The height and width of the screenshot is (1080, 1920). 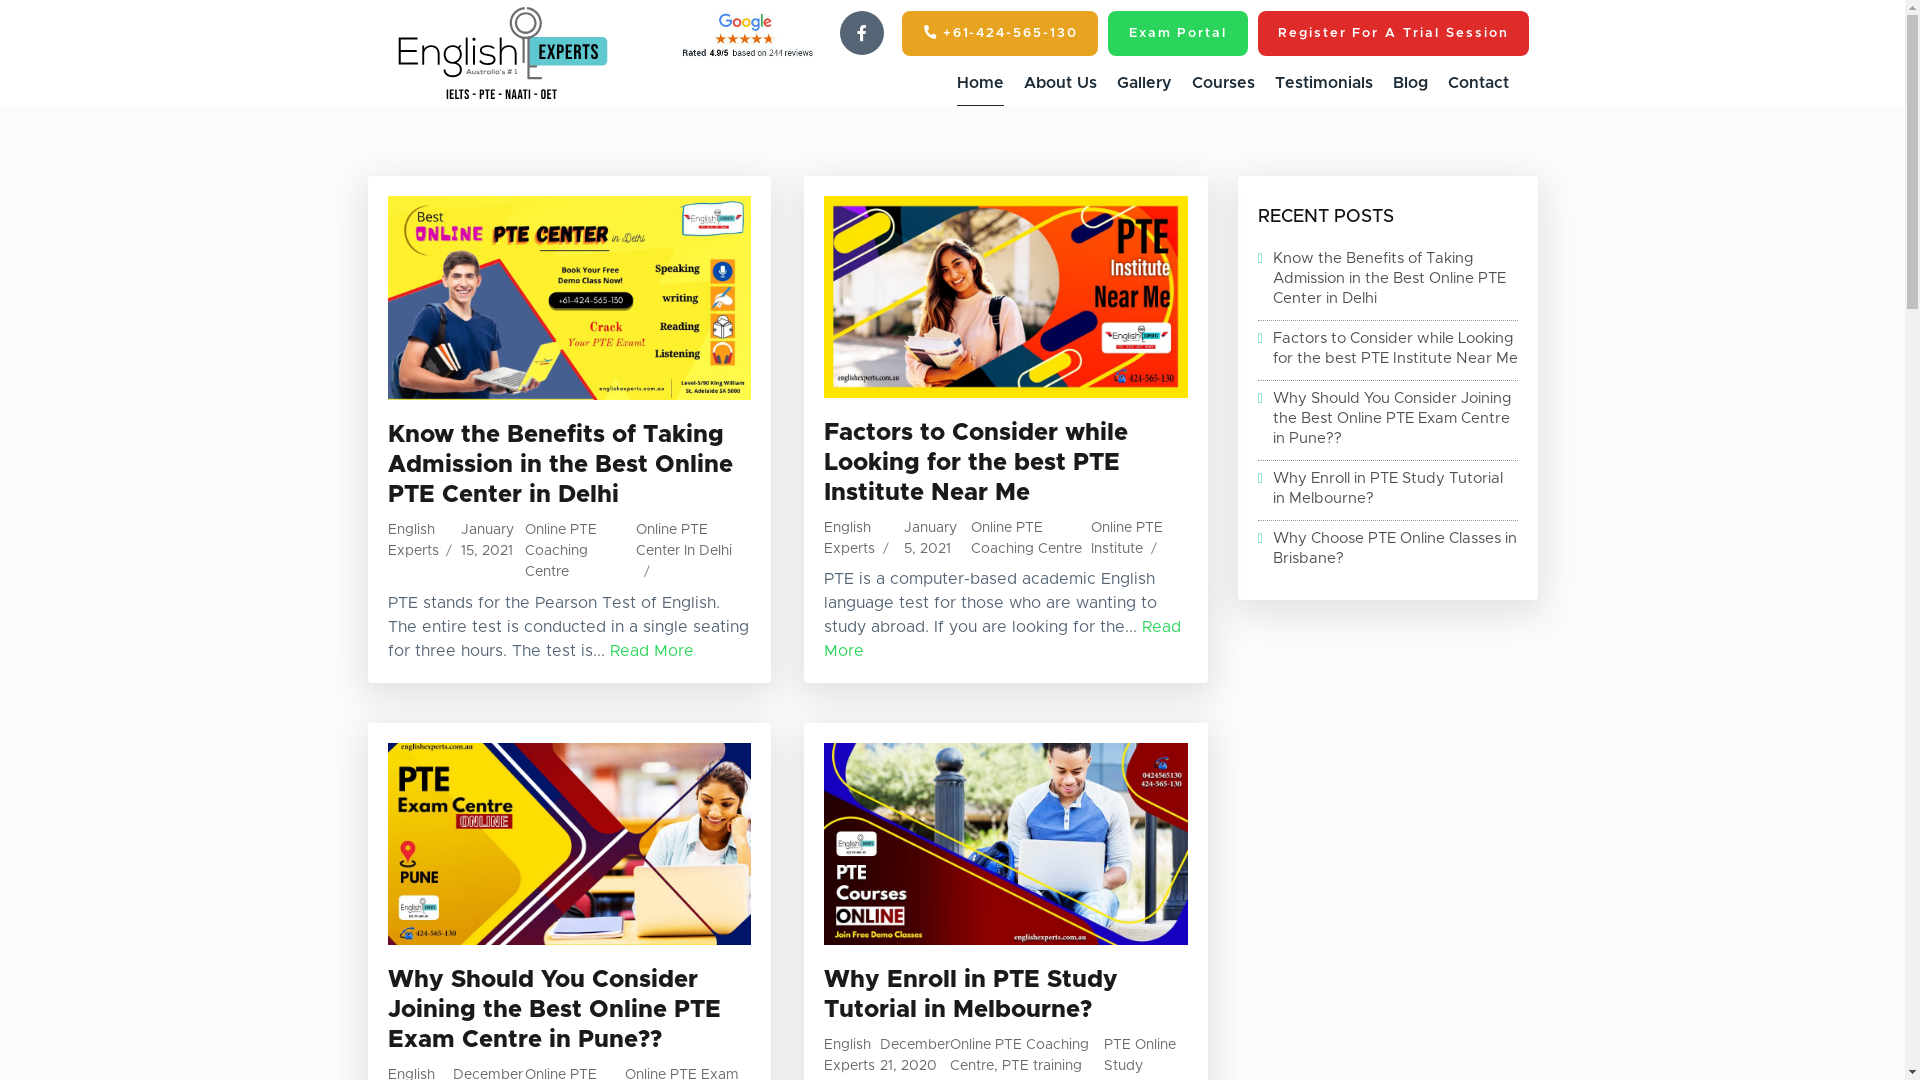 What do you see at coordinates (388, 540) in the screenshot?
I see `'English Experts'` at bounding box center [388, 540].